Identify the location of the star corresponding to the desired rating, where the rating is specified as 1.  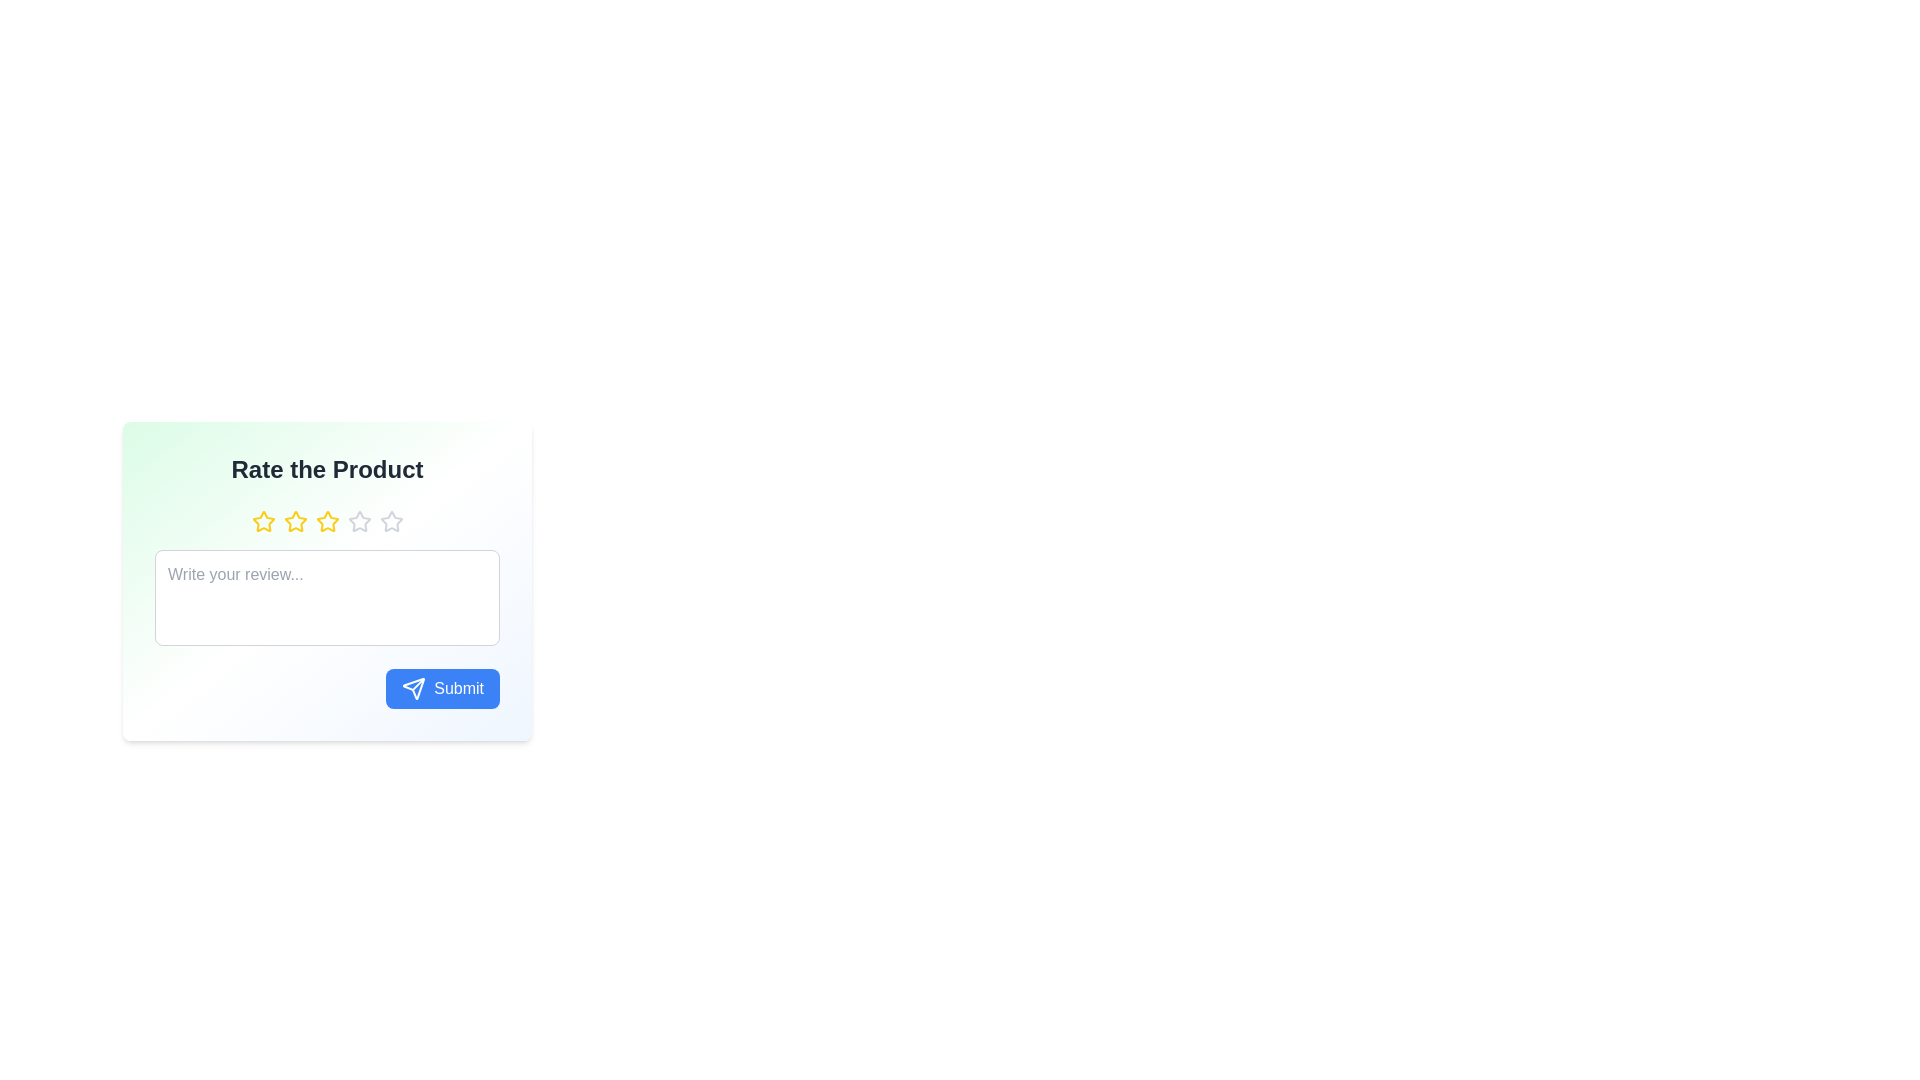
(262, 520).